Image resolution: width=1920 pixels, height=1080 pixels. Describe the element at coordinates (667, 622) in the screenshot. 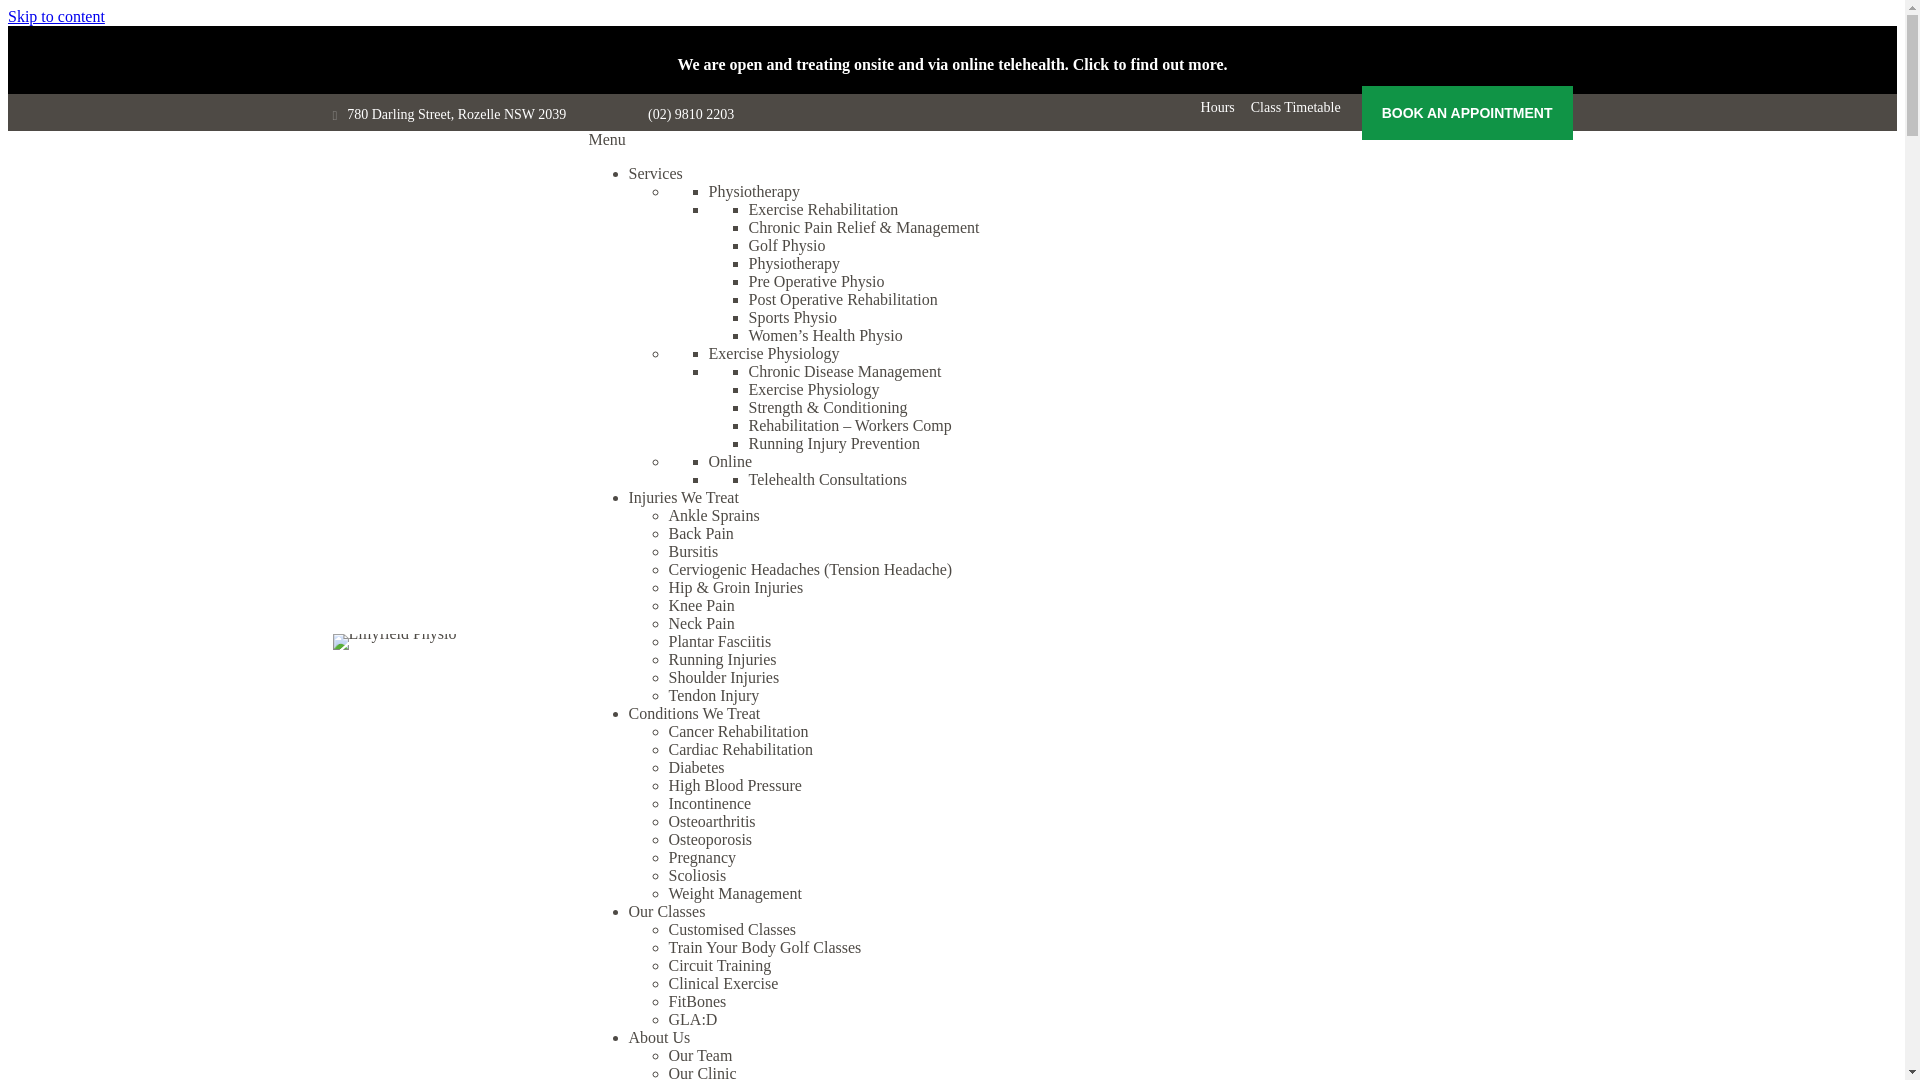

I see `'Neck Pain'` at that location.